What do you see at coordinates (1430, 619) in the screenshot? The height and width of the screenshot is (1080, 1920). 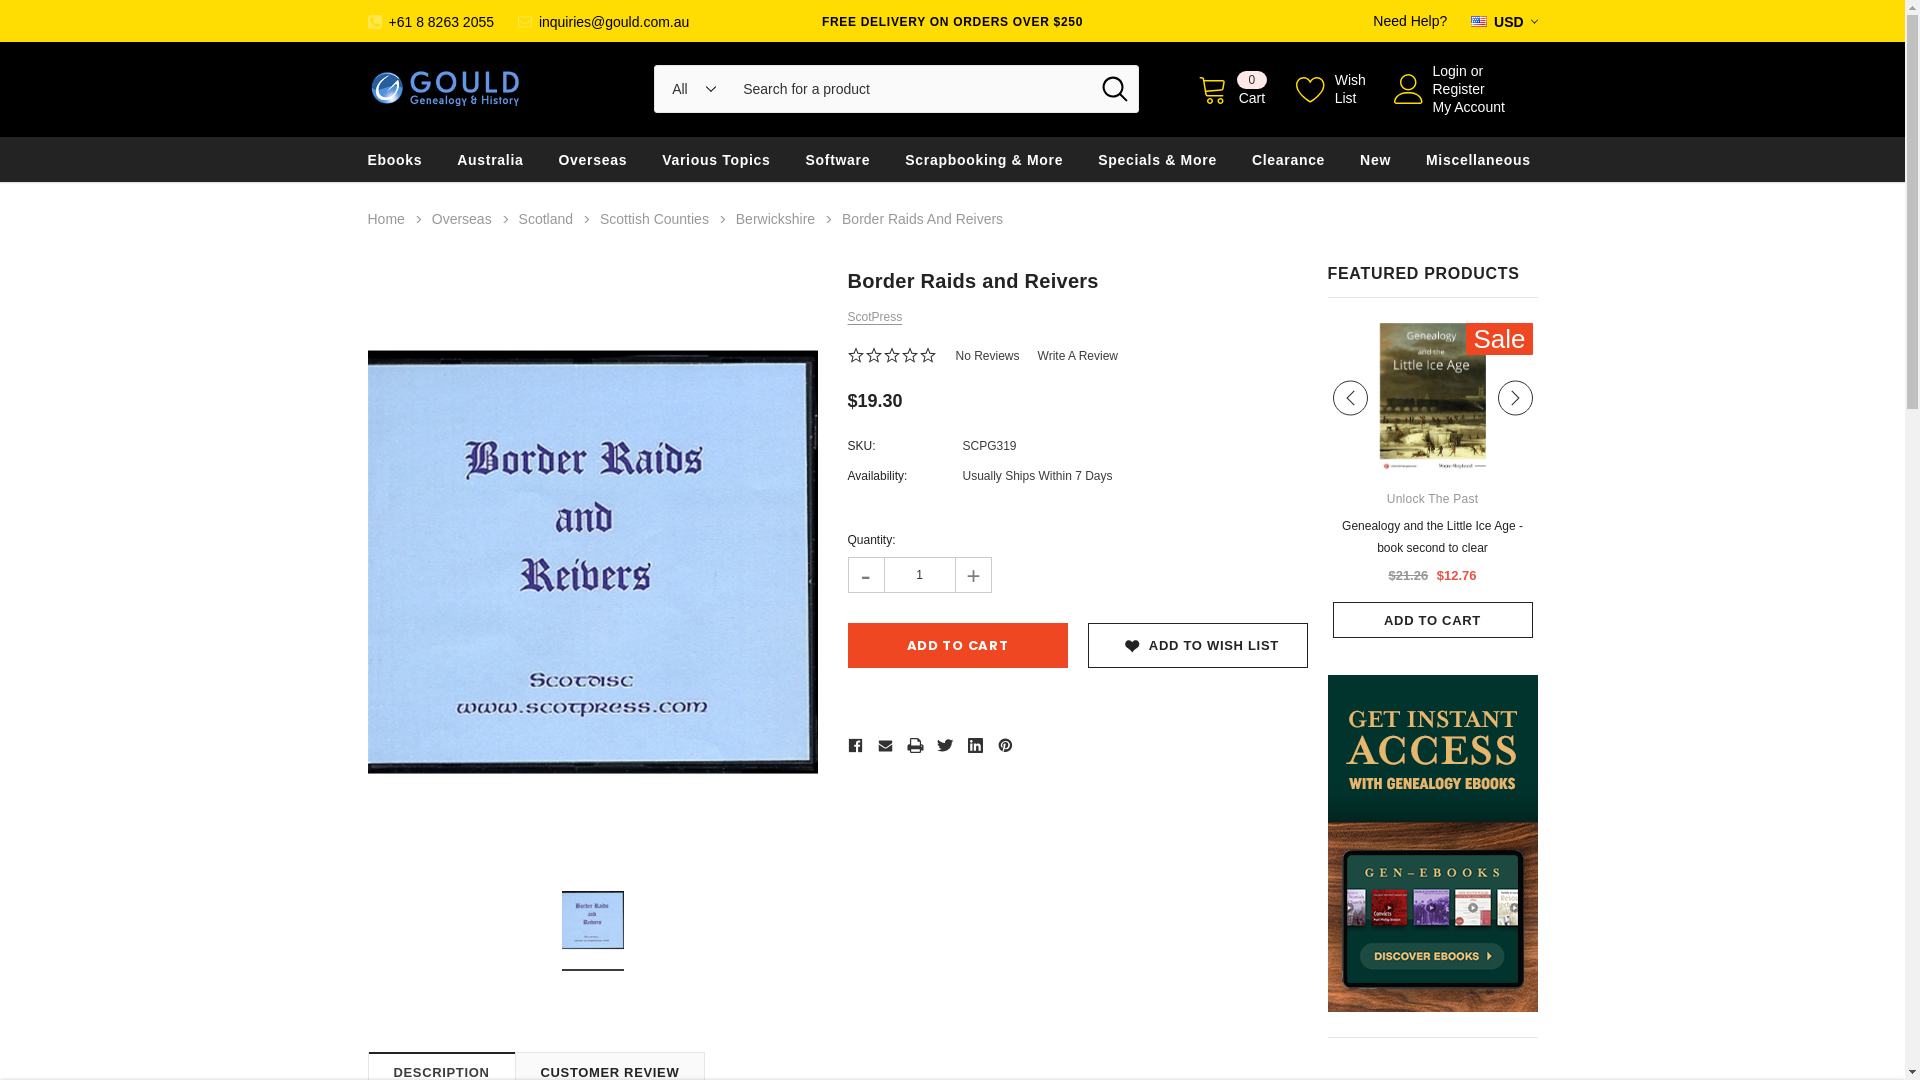 I see `'ADD TO CART'` at bounding box center [1430, 619].